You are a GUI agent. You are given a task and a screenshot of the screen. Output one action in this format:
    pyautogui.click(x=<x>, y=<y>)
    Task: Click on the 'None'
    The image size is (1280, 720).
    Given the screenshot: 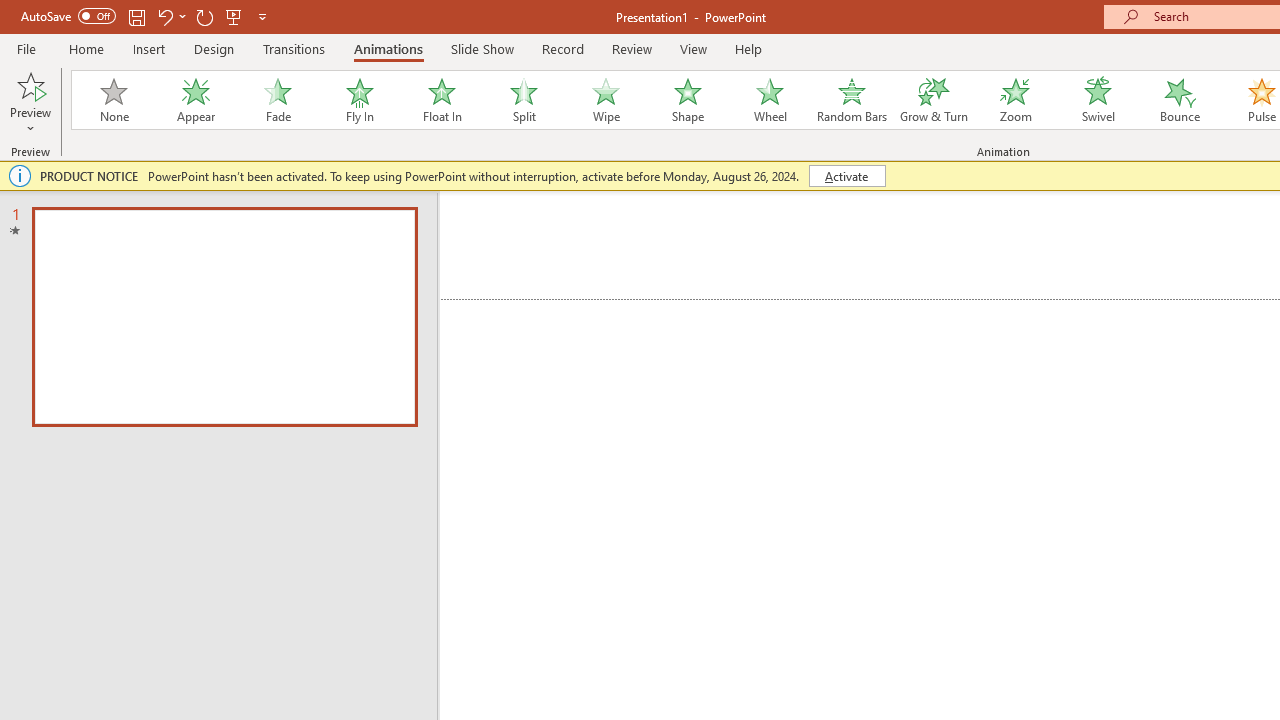 What is the action you would take?
    pyautogui.click(x=112, y=100)
    